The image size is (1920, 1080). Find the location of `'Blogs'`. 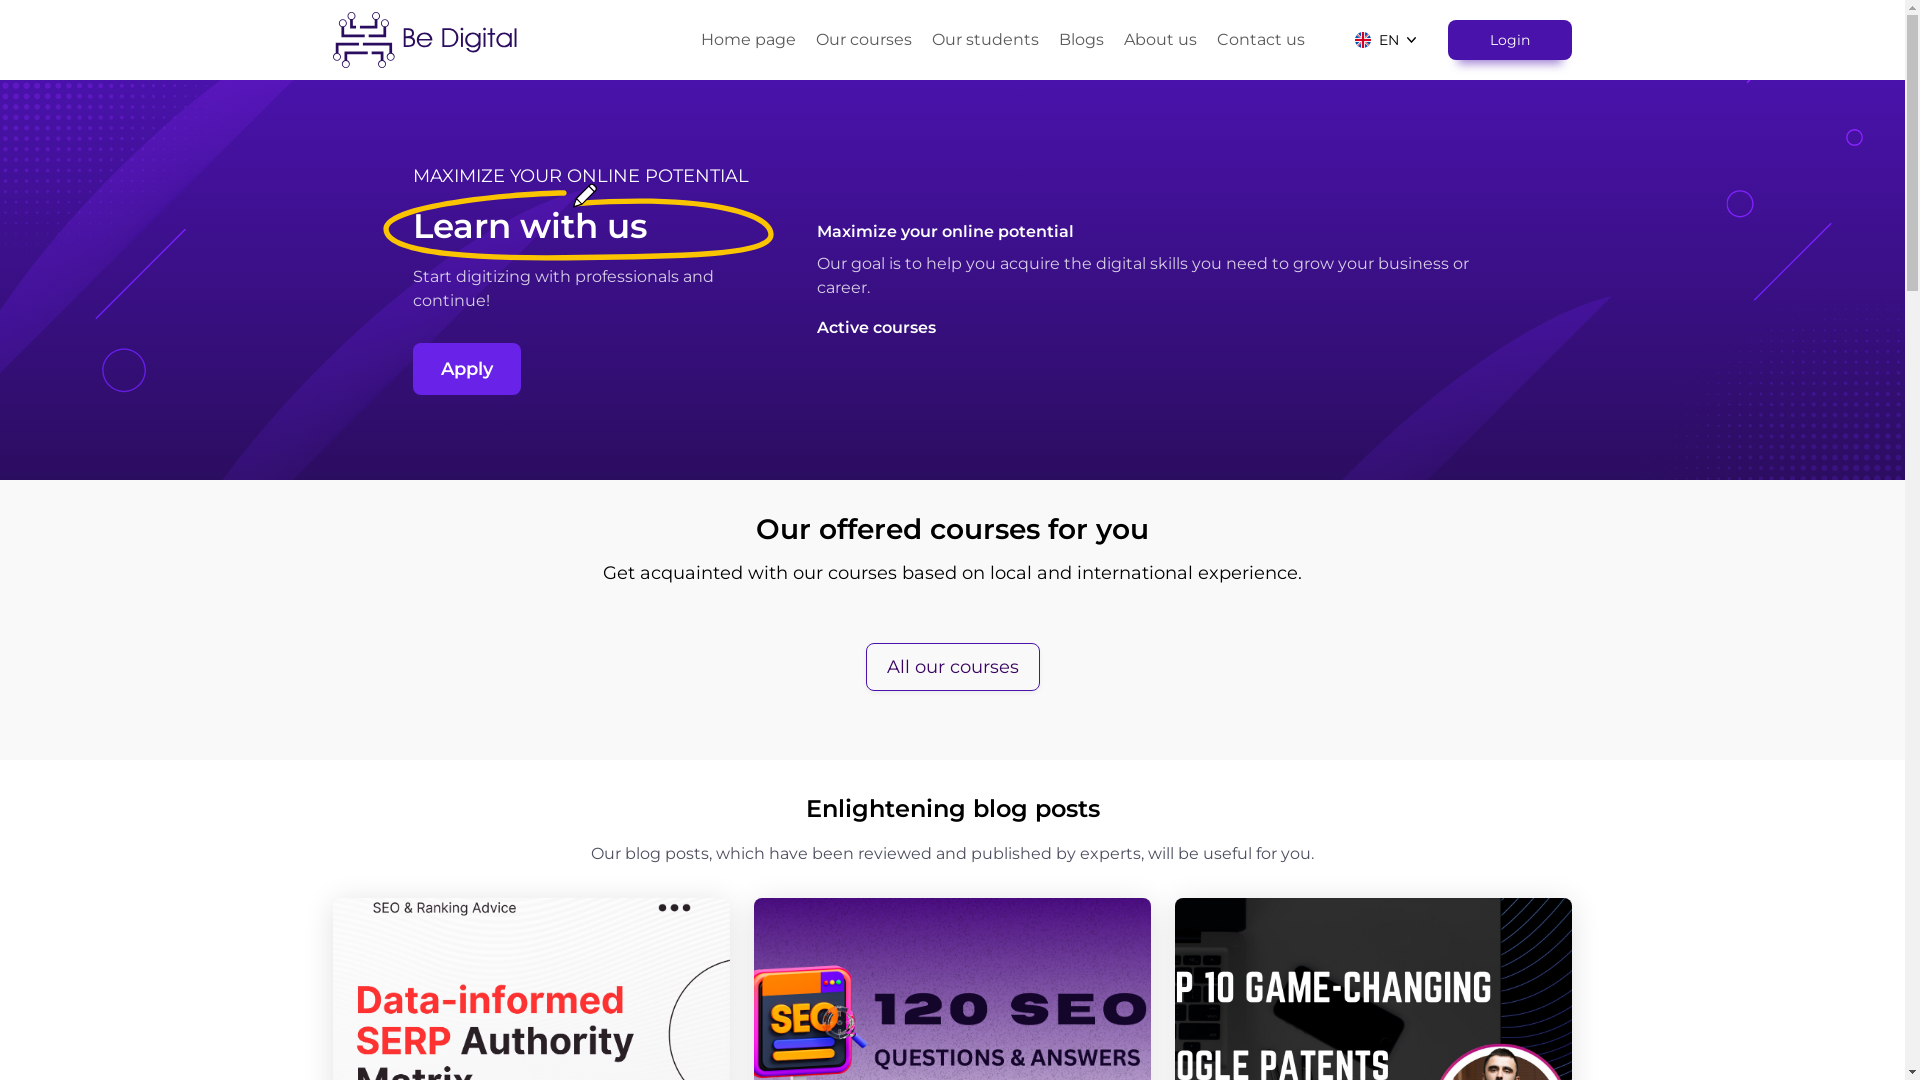

'Blogs' is located at coordinates (1080, 39).